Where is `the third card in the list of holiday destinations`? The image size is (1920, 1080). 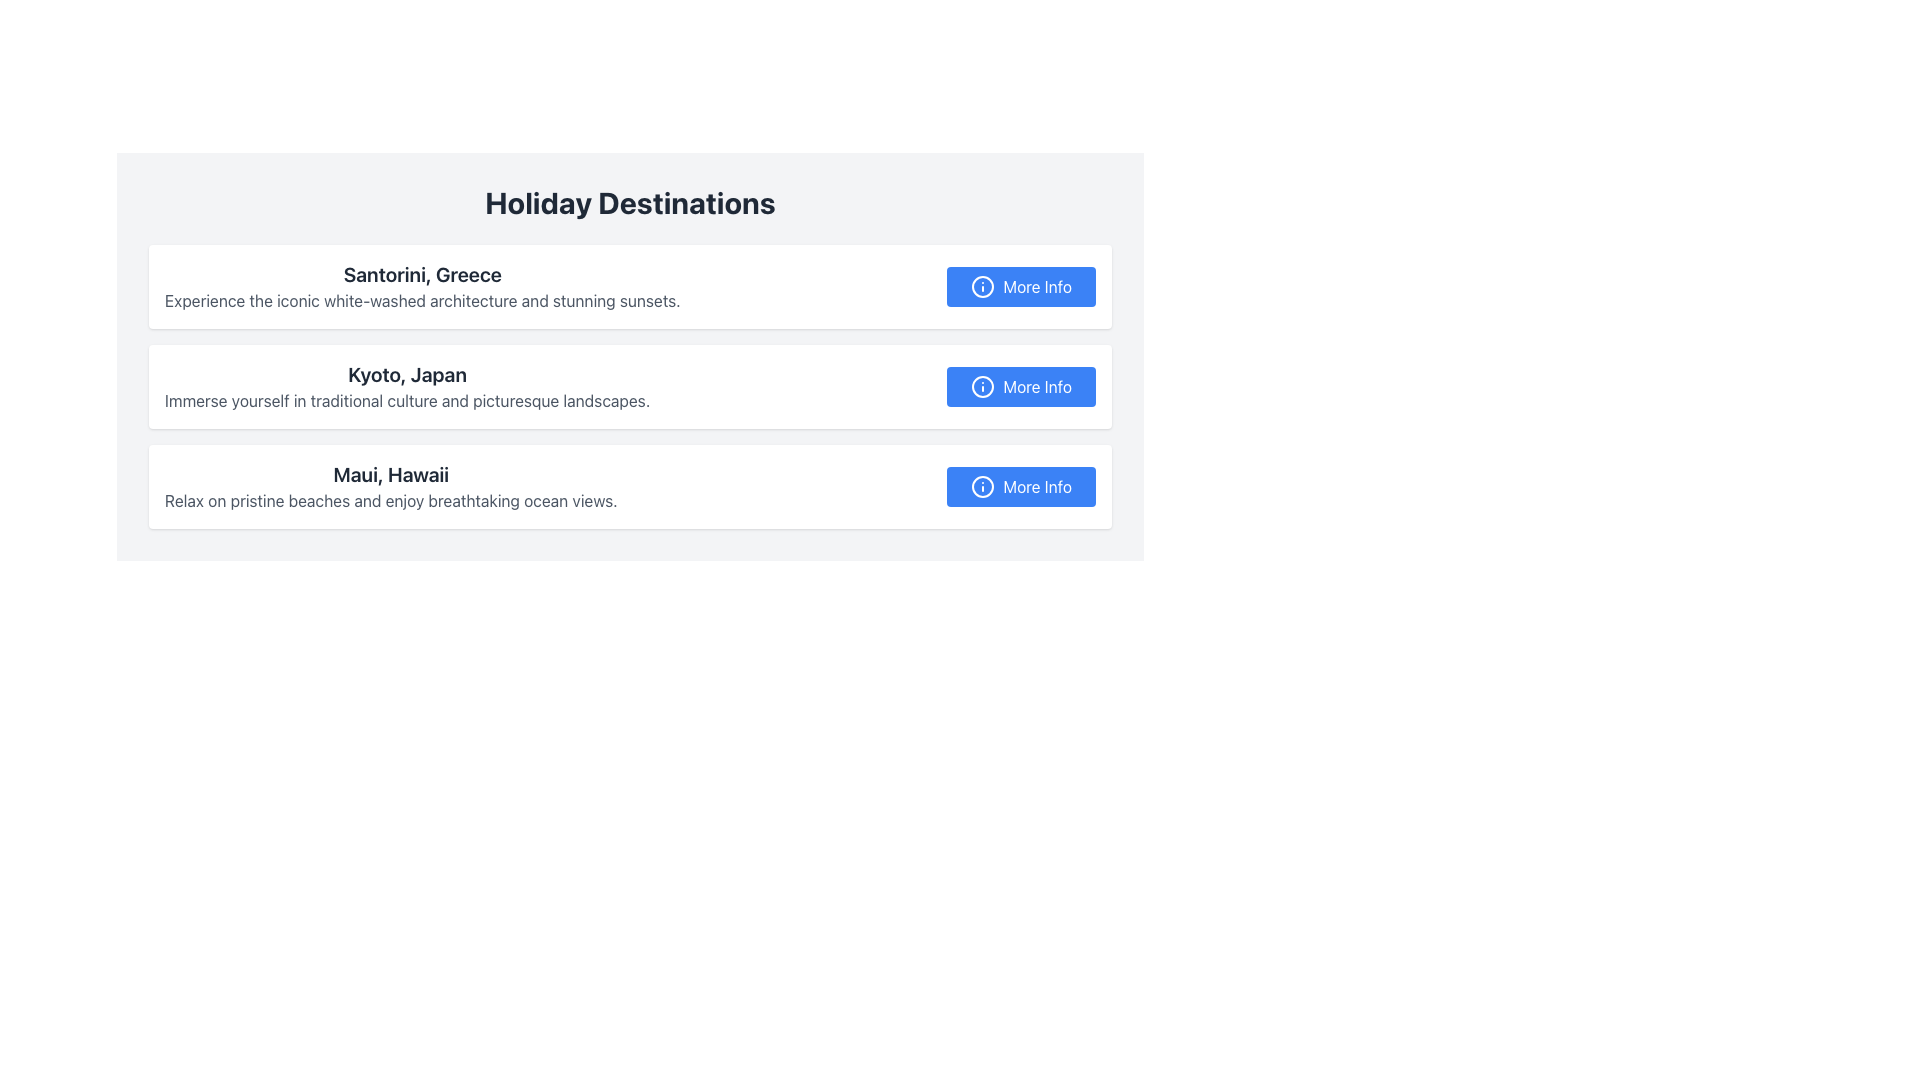
the third card in the list of holiday destinations is located at coordinates (629, 486).